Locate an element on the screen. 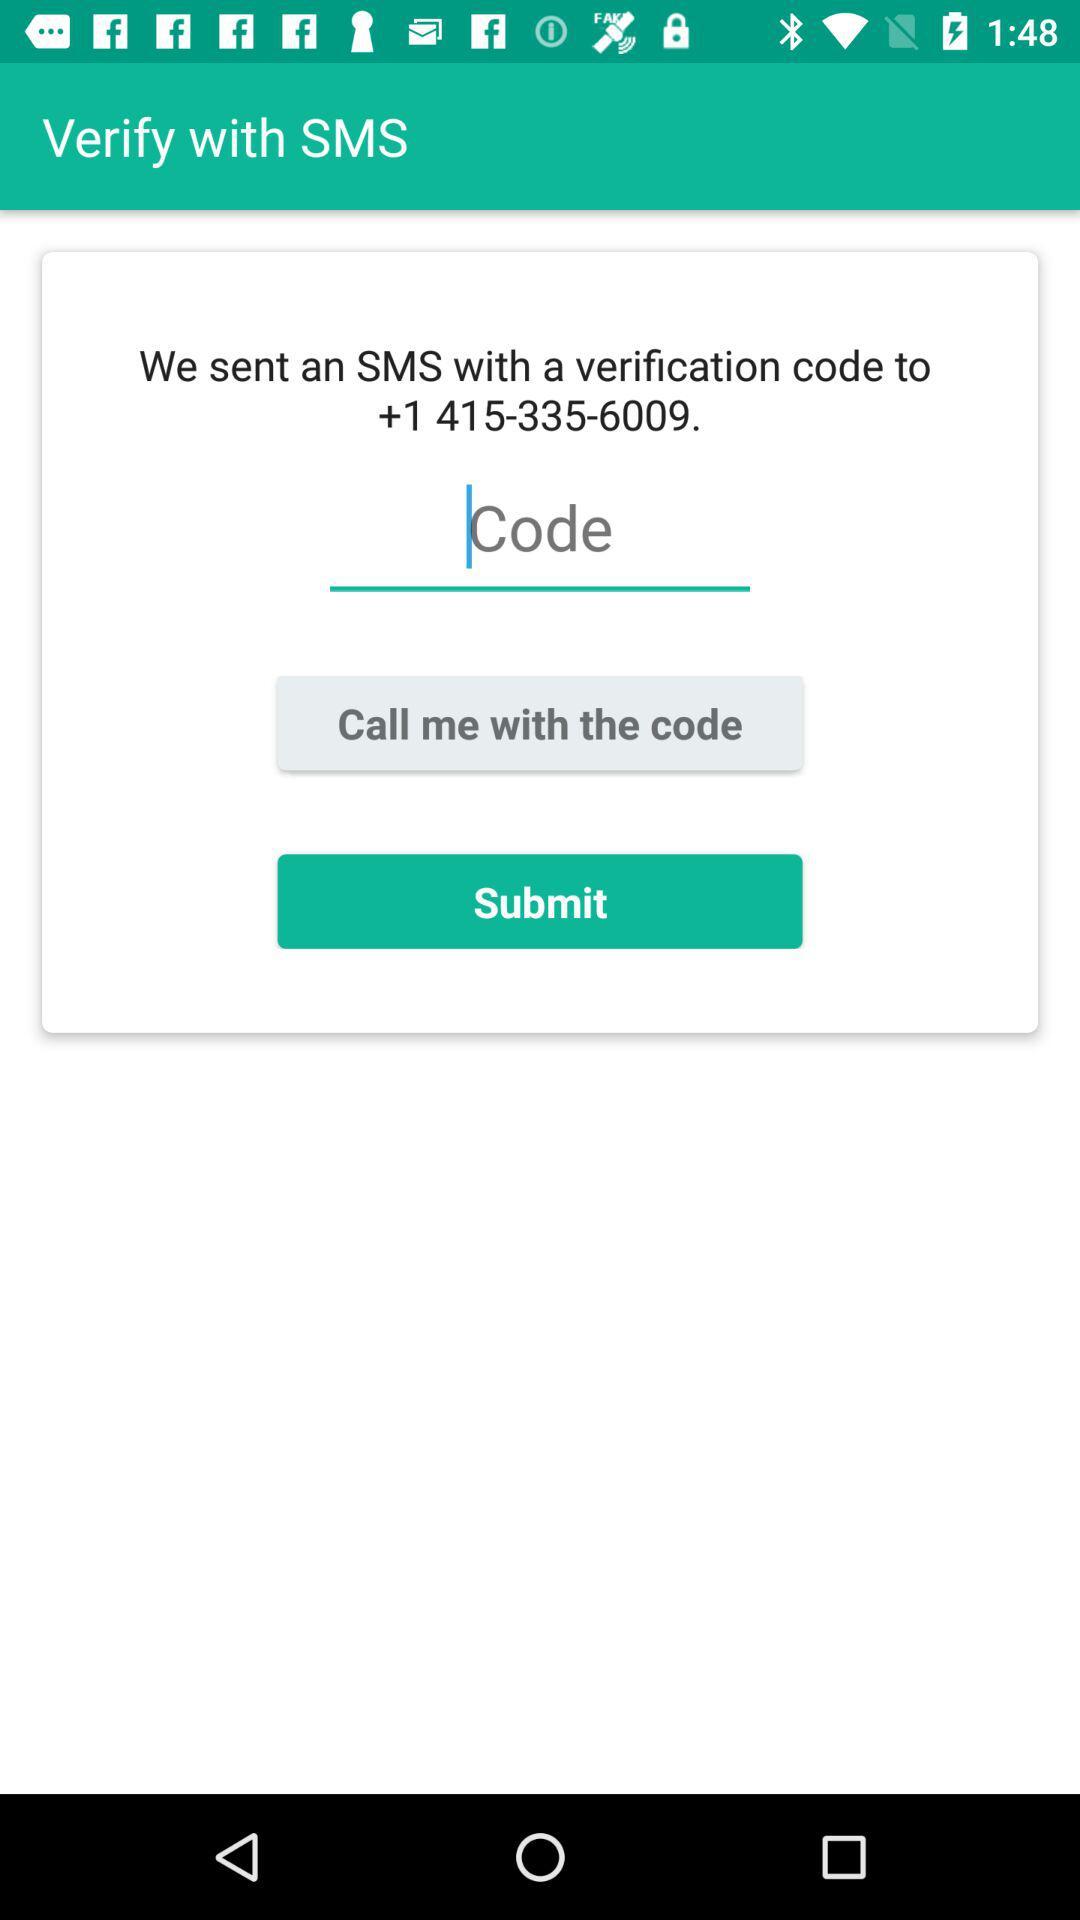  submit is located at coordinates (540, 900).